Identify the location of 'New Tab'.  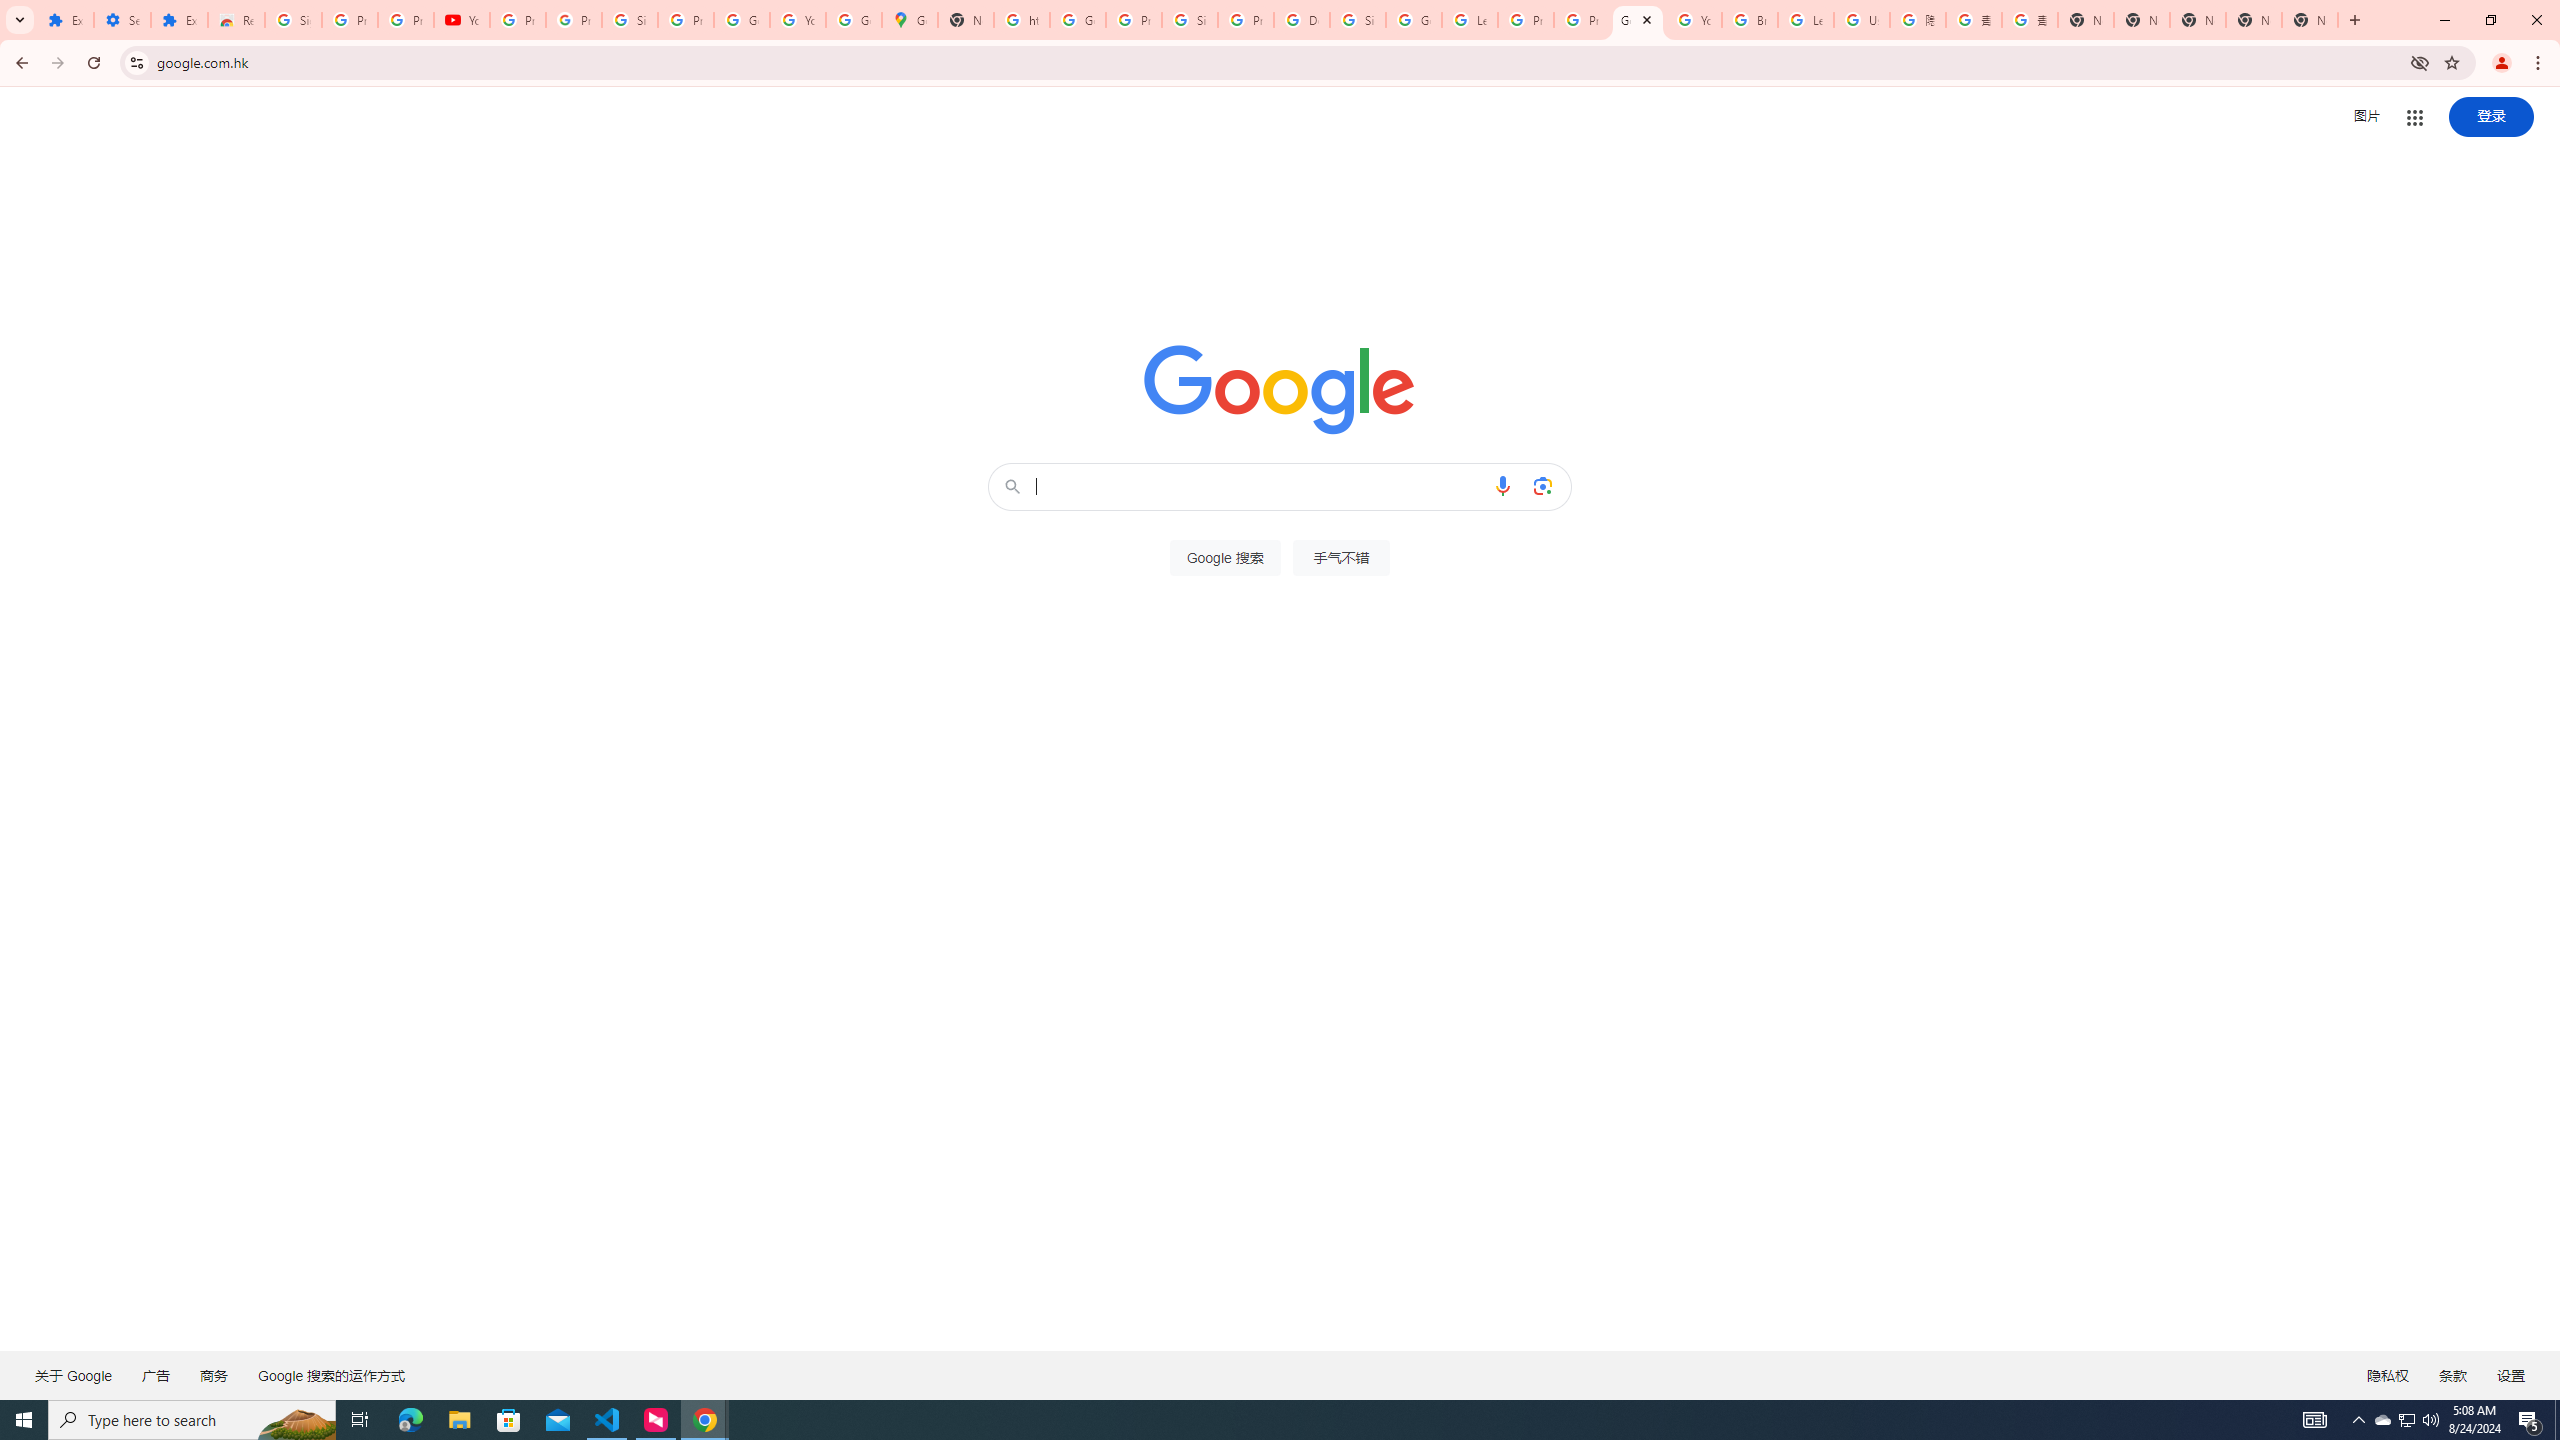
(2310, 19).